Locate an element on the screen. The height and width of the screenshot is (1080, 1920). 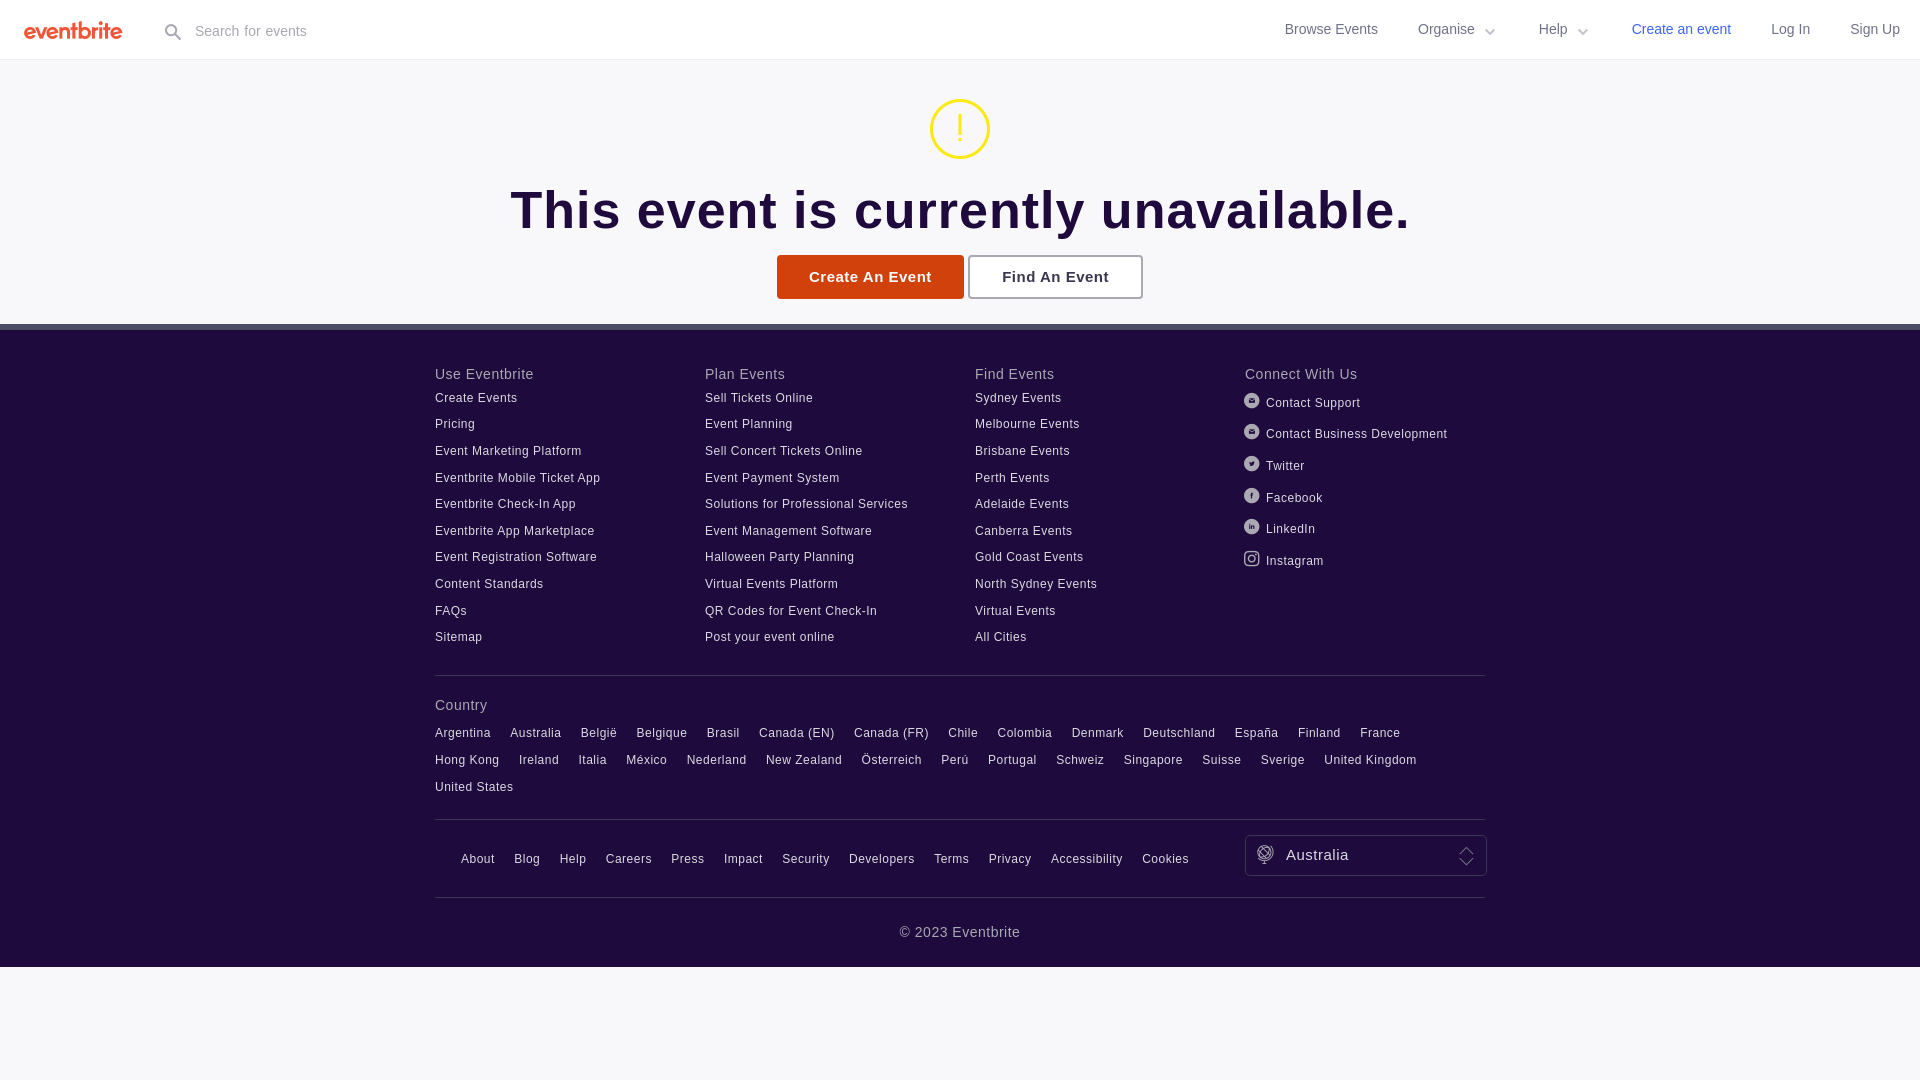
'Melbourne Events' is located at coordinates (1027, 423).